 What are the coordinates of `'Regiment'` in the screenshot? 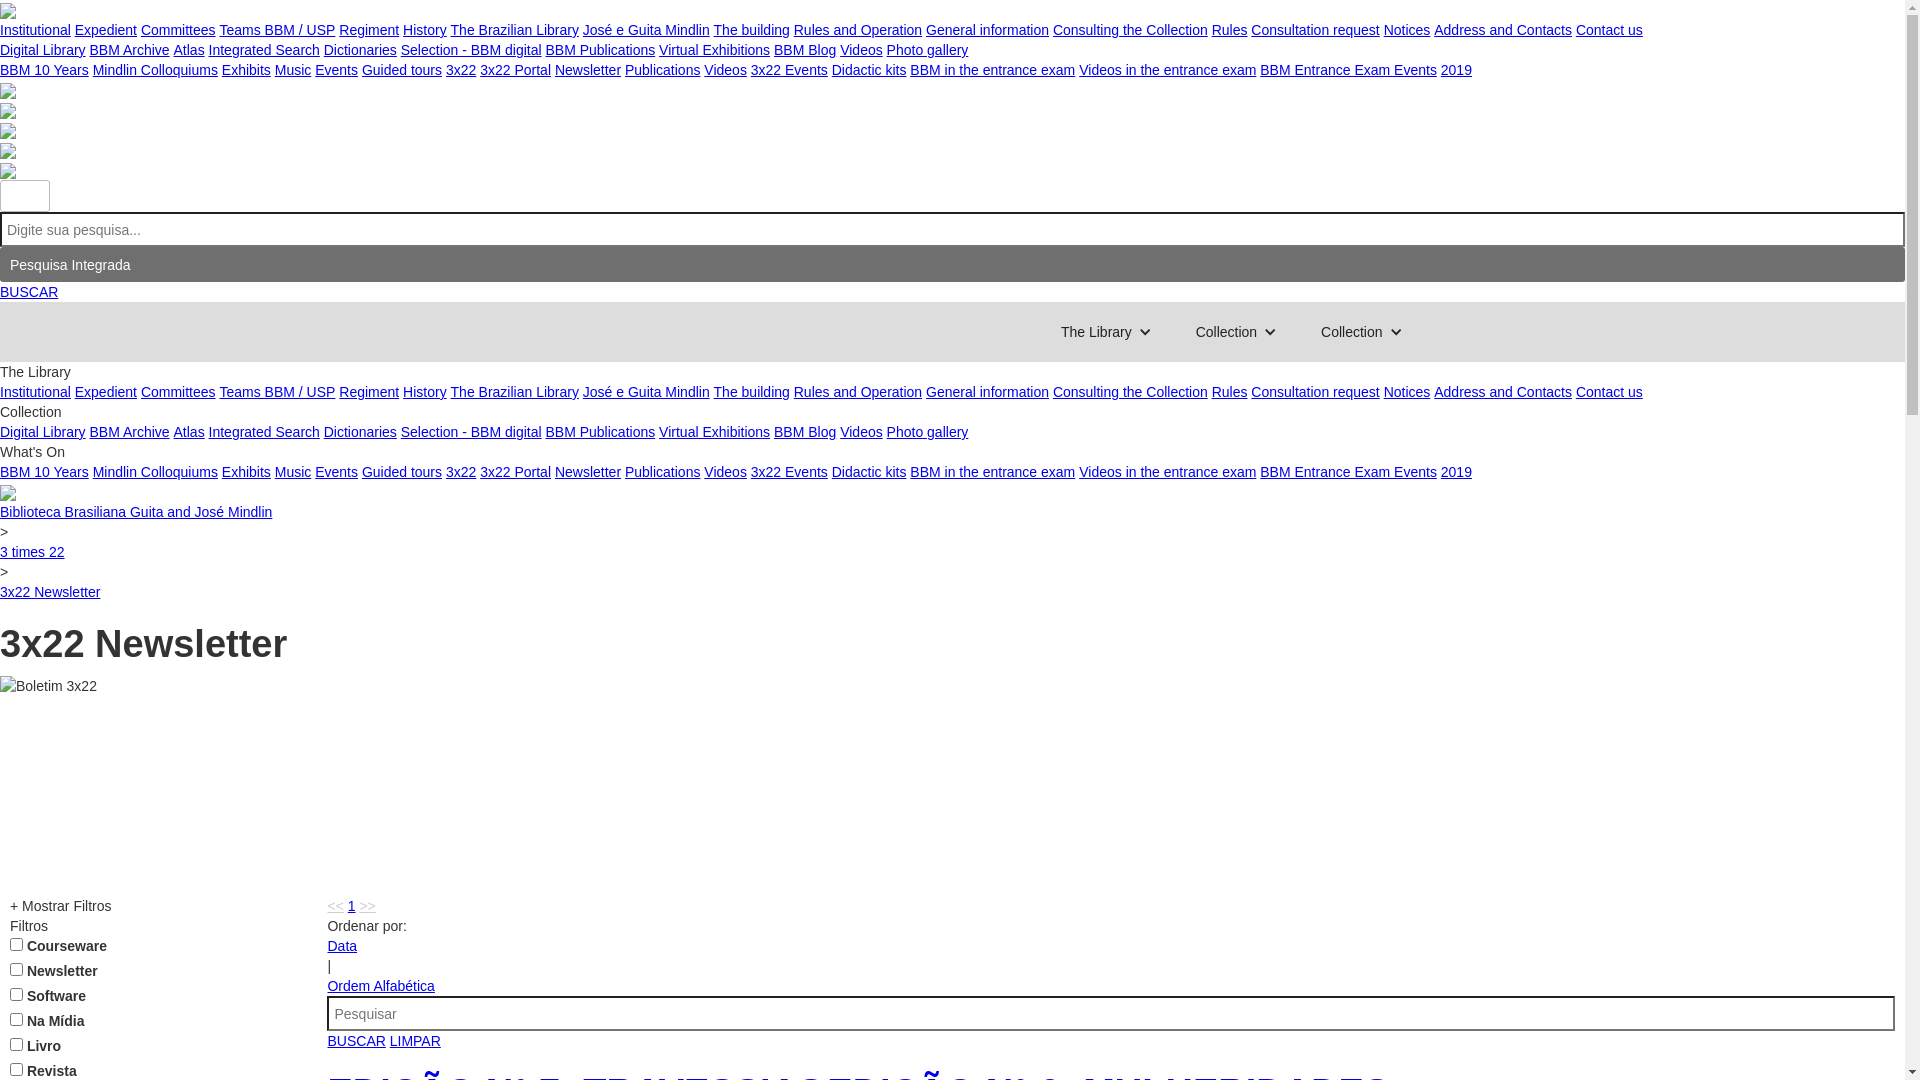 It's located at (339, 30).